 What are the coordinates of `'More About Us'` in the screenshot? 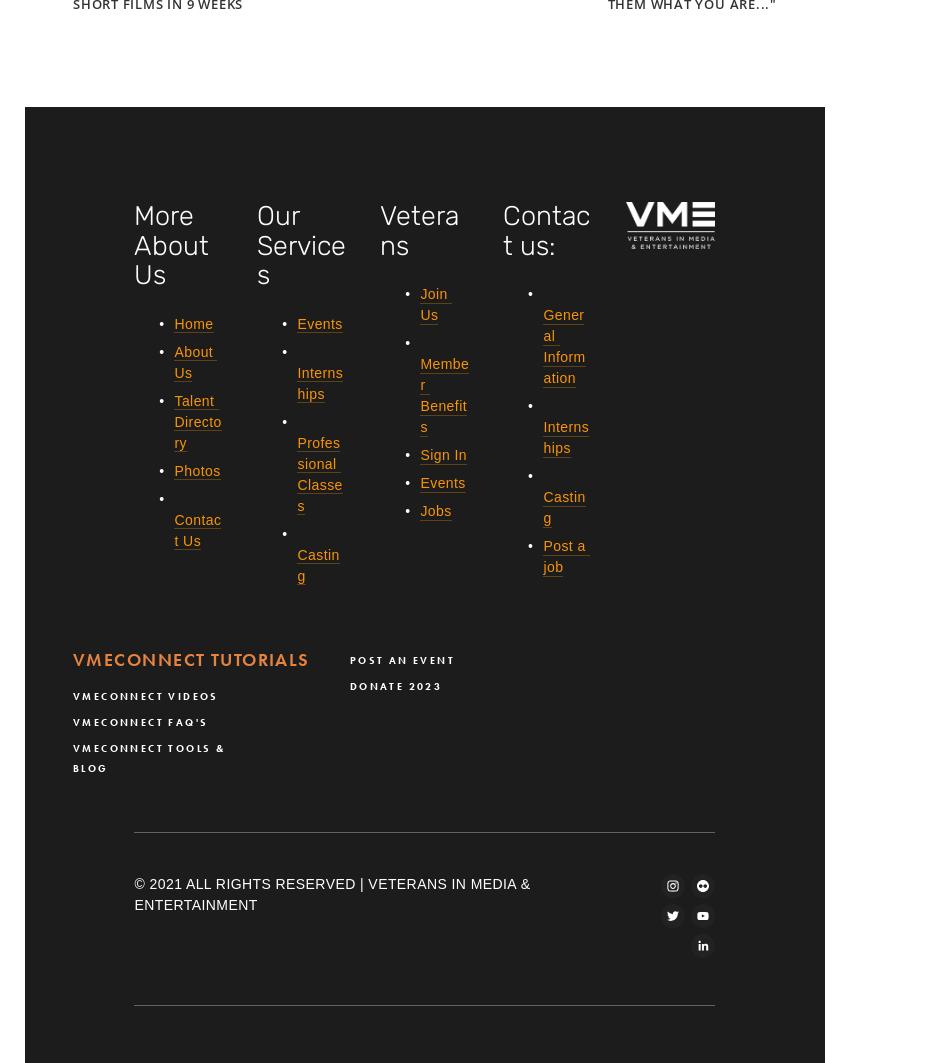 It's located at (174, 245).